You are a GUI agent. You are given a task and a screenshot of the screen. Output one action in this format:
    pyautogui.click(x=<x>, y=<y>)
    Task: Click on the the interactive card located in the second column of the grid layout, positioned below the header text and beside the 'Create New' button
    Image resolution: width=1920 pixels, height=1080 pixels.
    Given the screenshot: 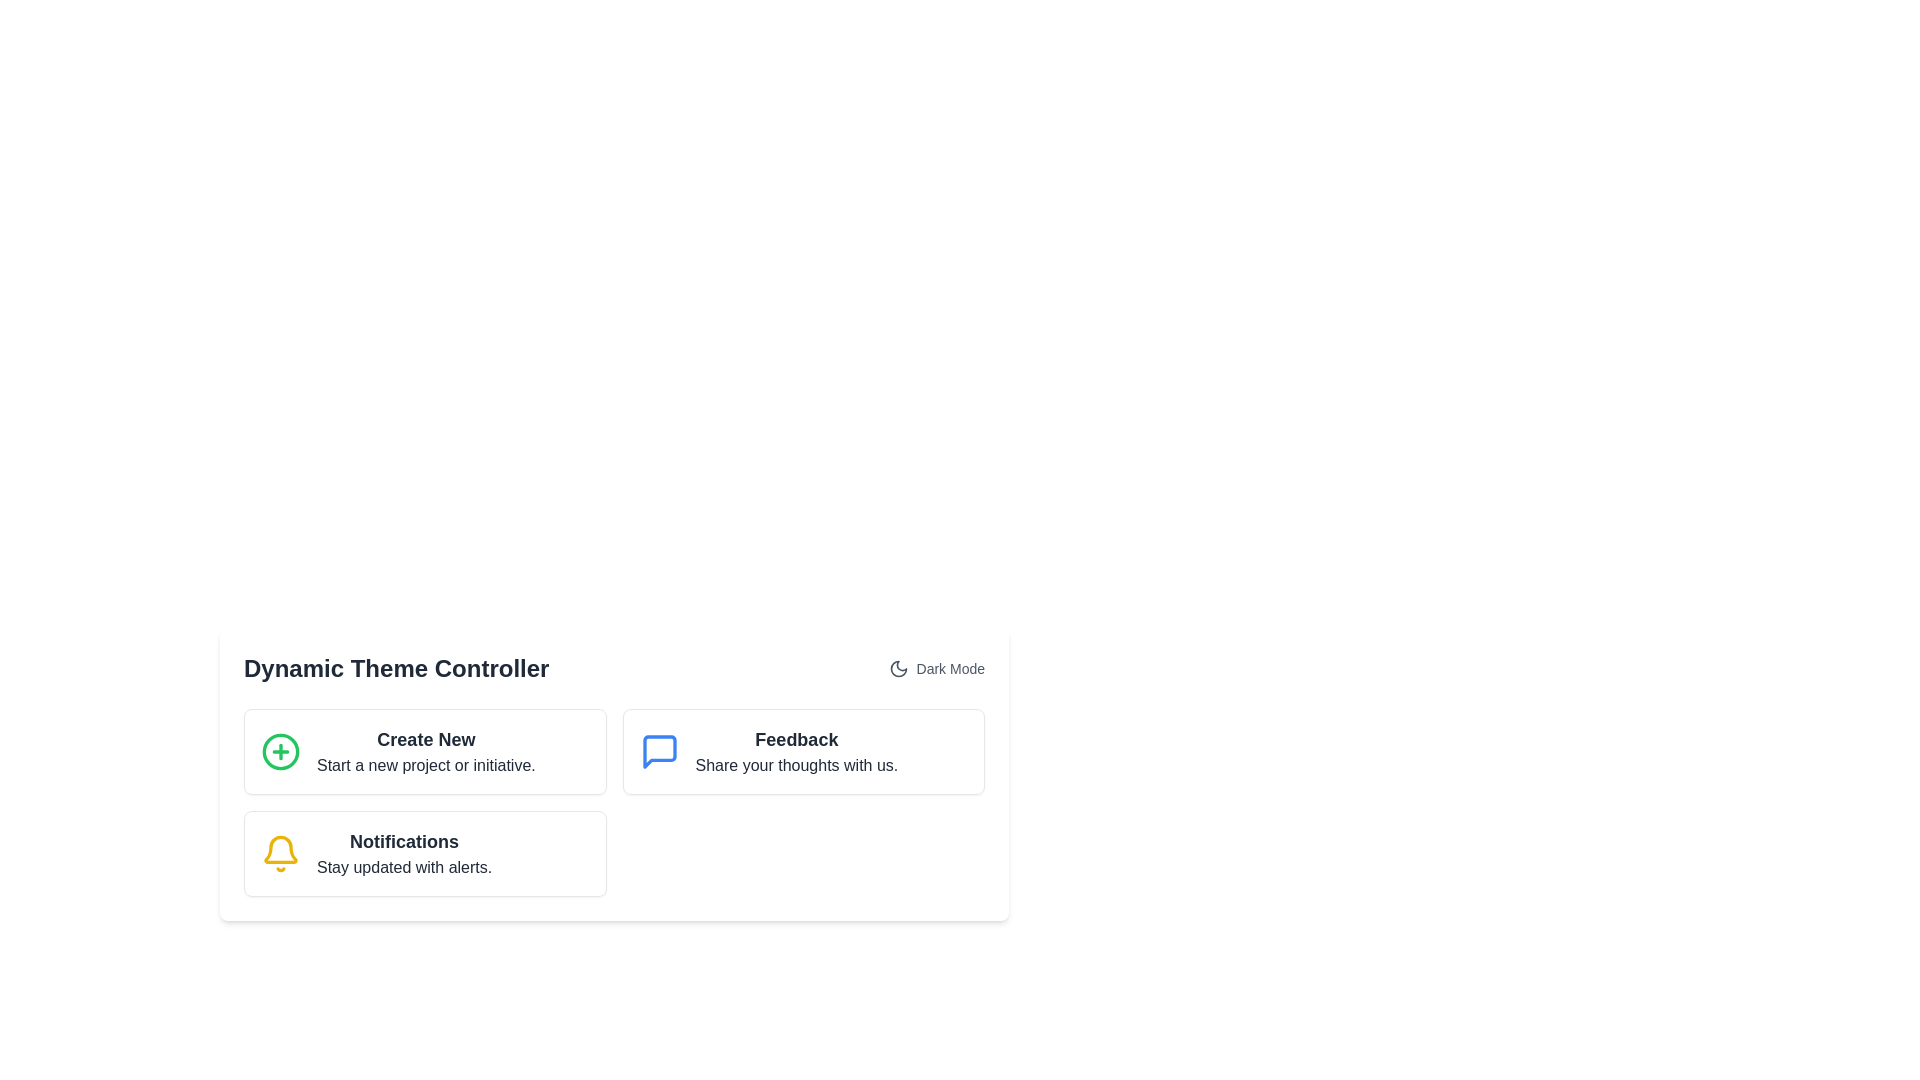 What is the action you would take?
    pyautogui.click(x=803, y=752)
    